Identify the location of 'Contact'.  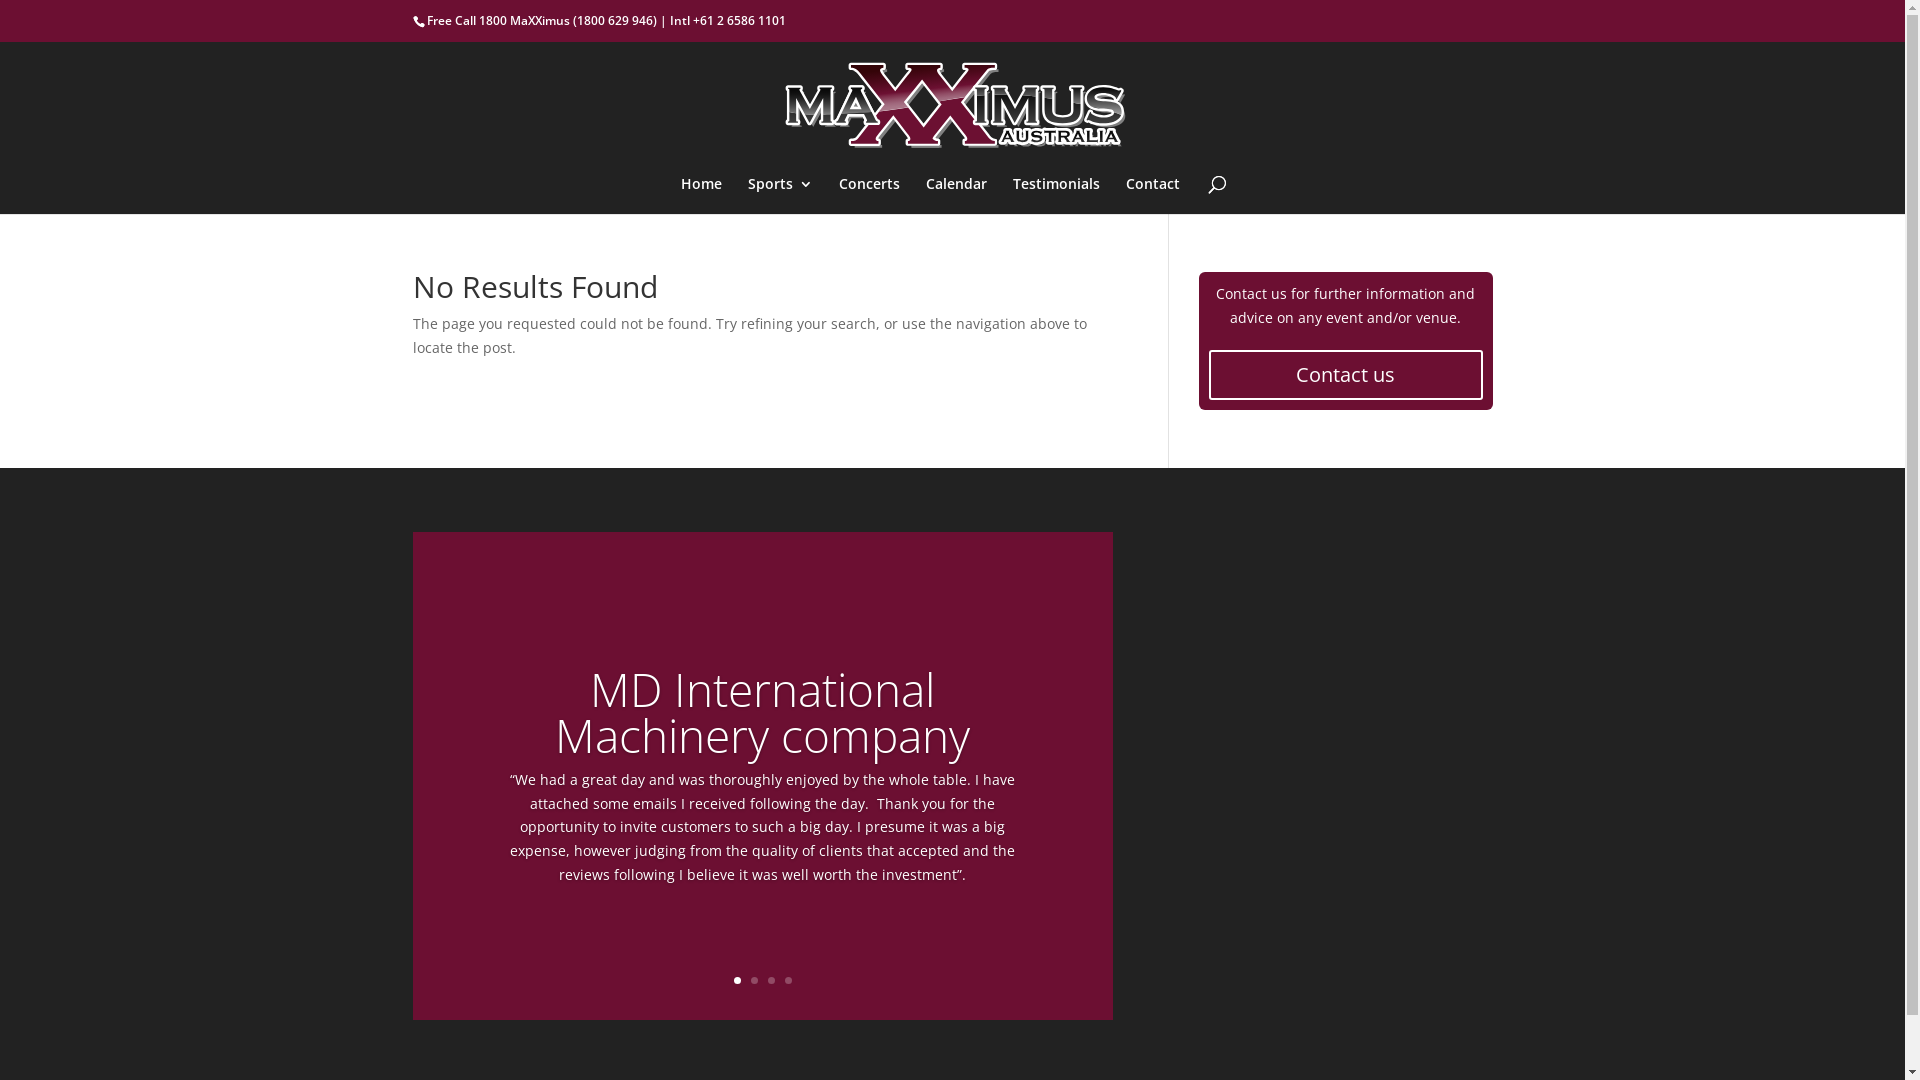
(1126, 195).